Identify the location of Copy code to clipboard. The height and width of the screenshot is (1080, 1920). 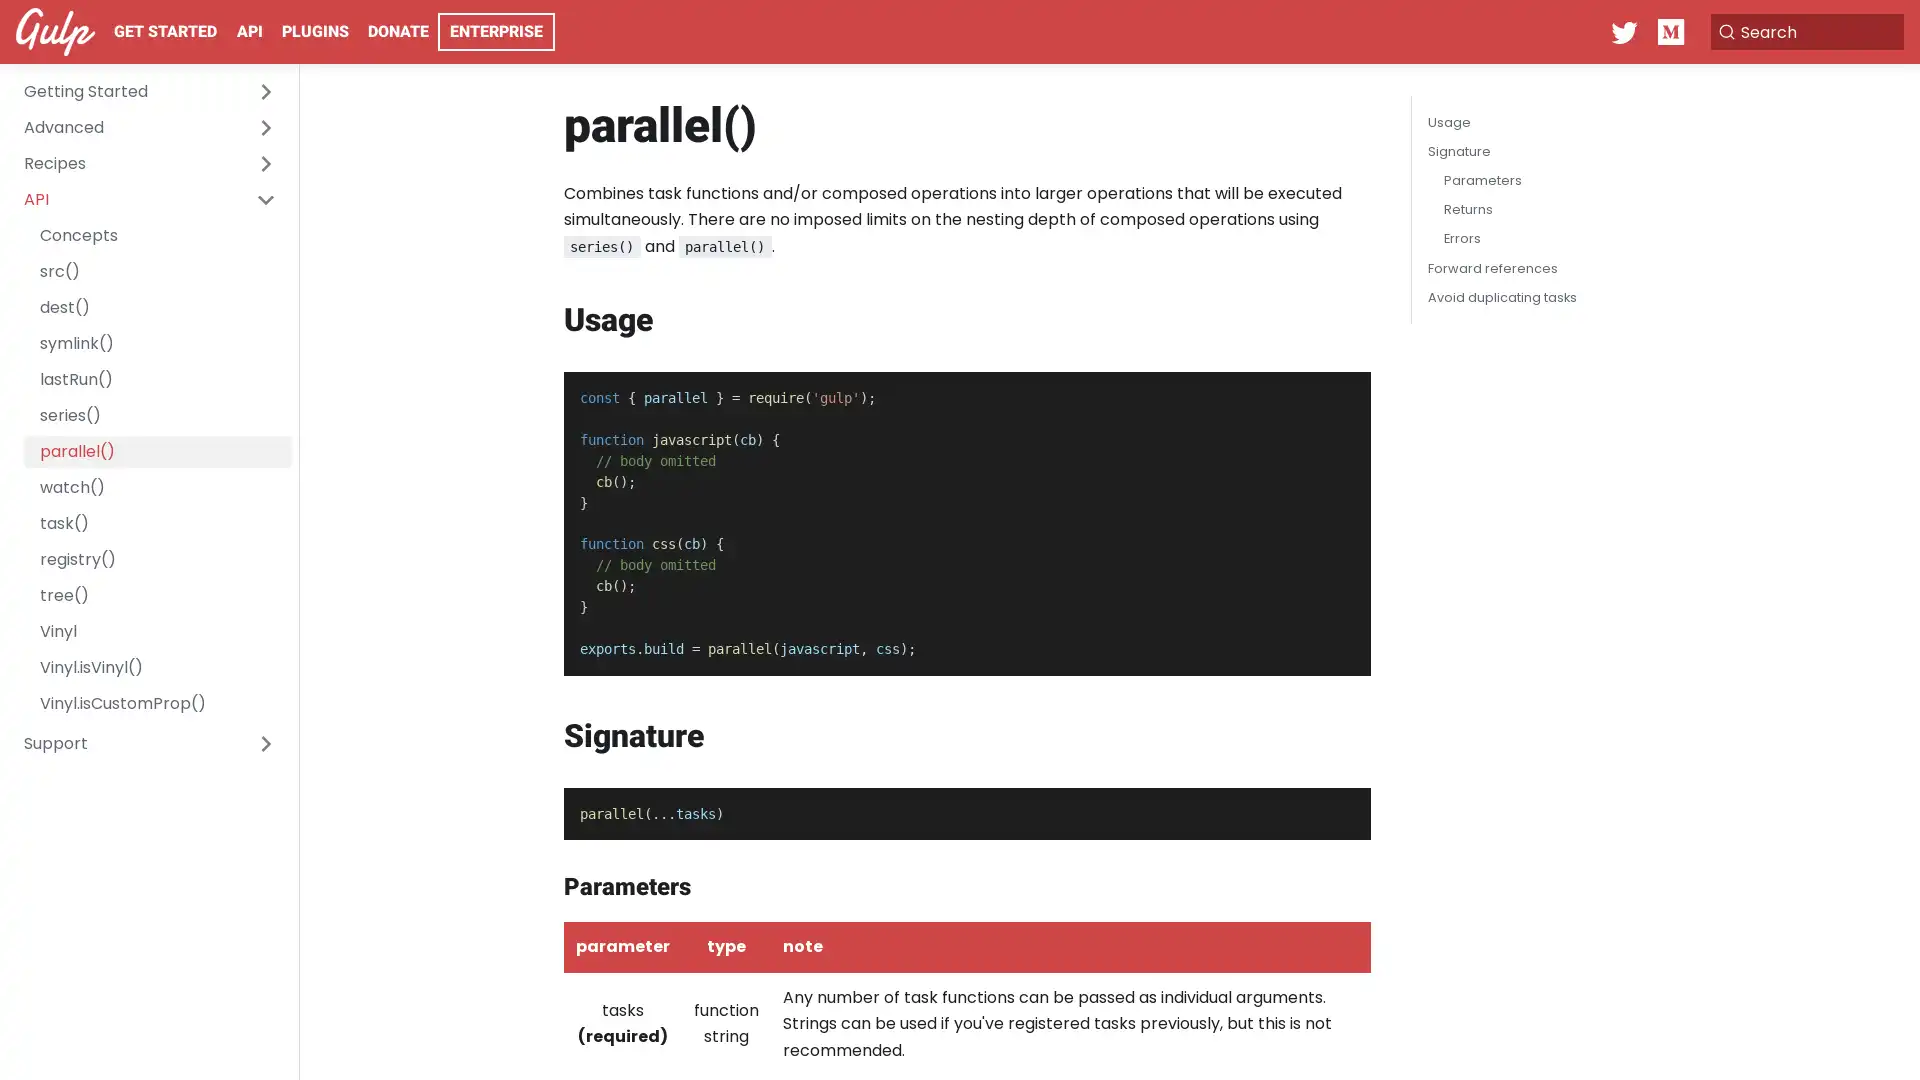
(1338, 393).